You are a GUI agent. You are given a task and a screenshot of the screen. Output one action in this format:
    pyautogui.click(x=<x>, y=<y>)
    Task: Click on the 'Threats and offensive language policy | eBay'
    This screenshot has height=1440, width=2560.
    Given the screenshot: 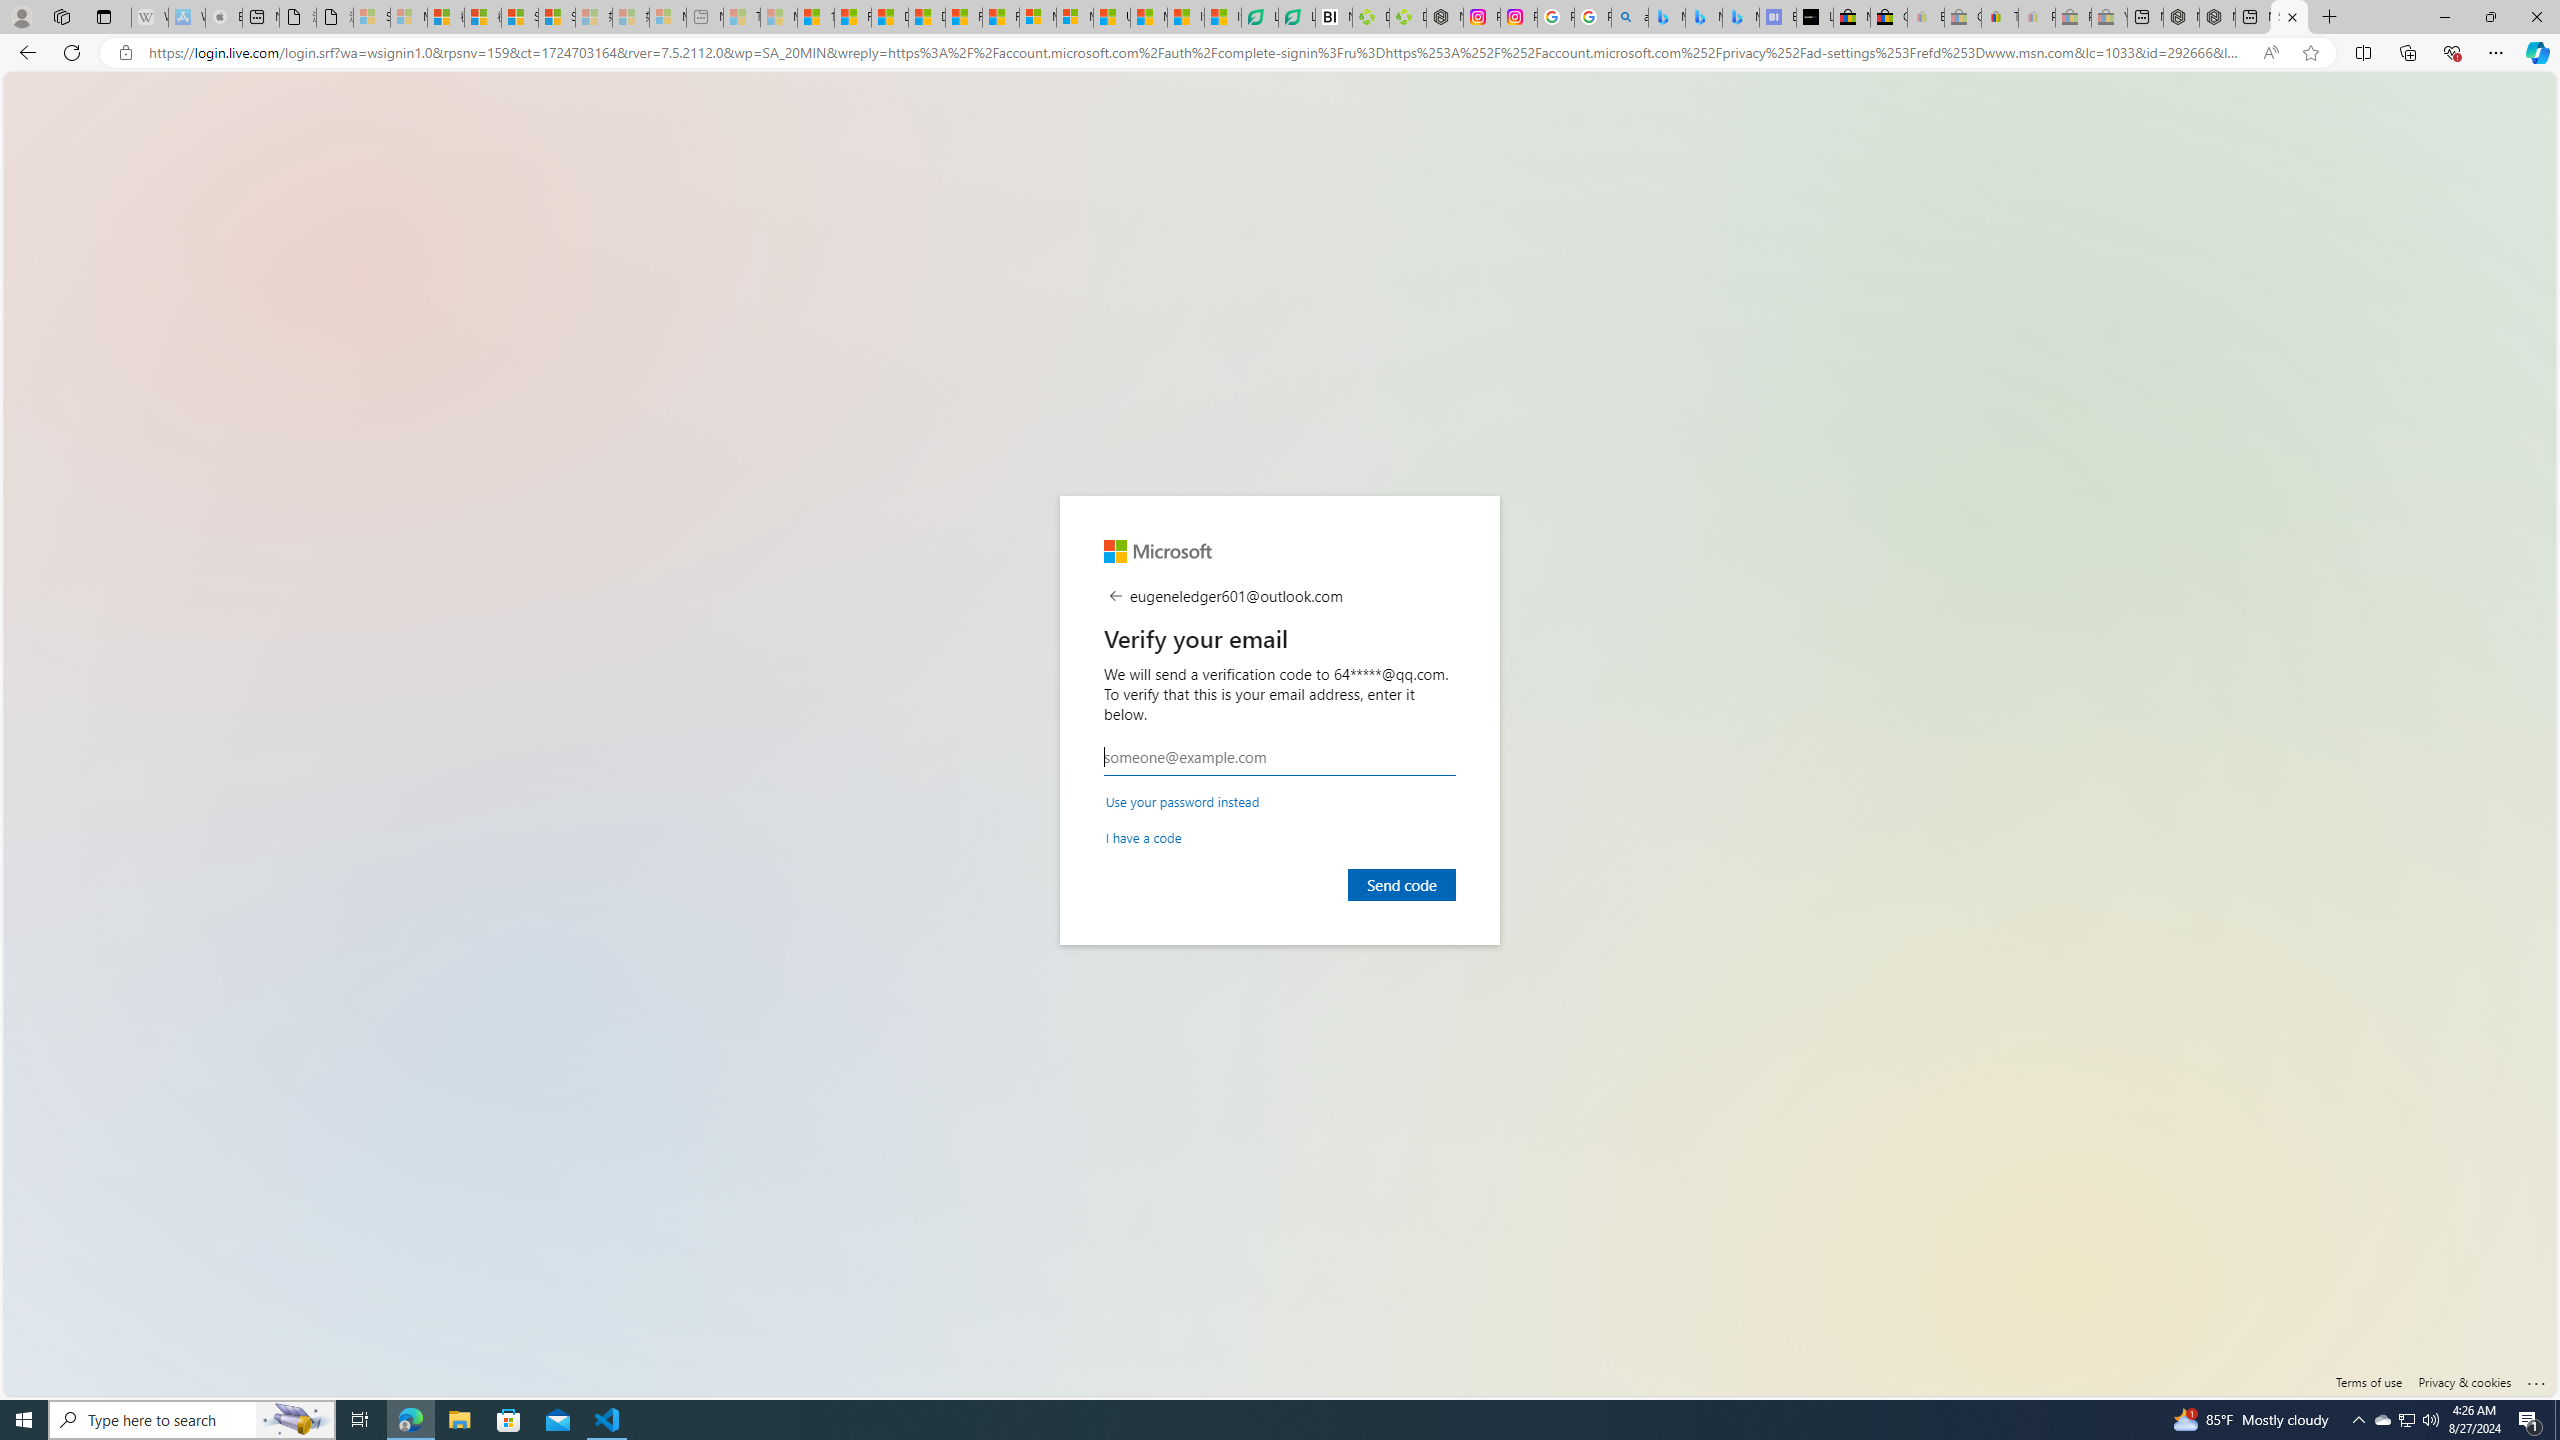 What is the action you would take?
    pyautogui.click(x=2000, y=16)
    